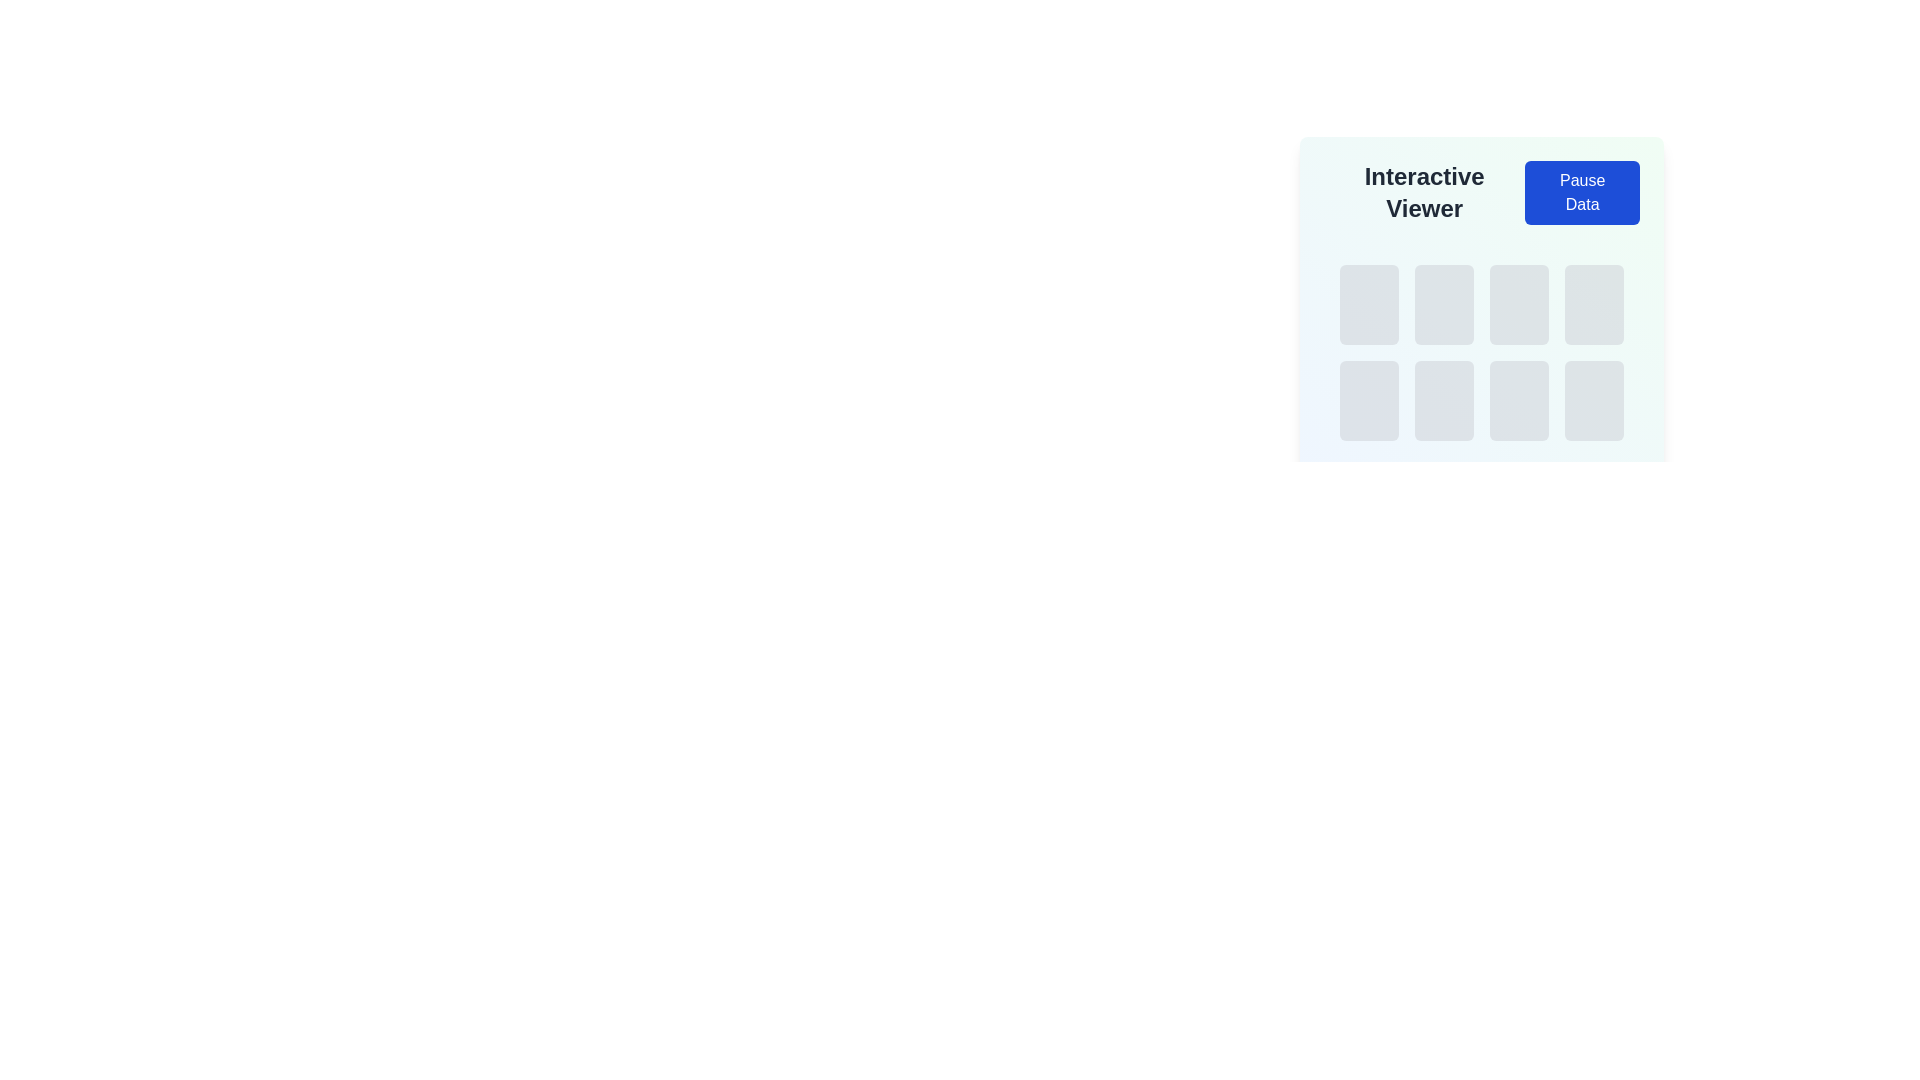 This screenshot has width=1920, height=1080. I want to click on the Placeholder skeleton box located in the top right corner of the grid layout, specifically in the 4th column of the 1st row, so click(1593, 304).